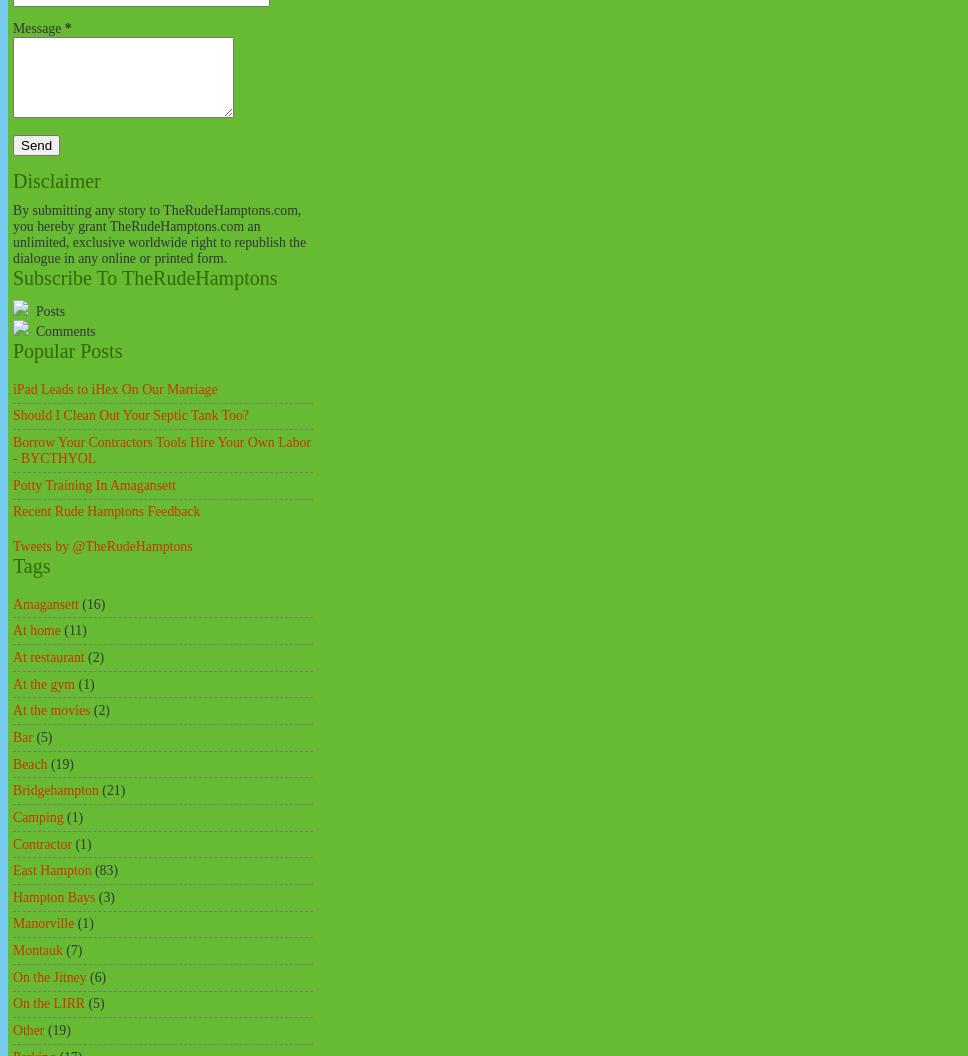  What do you see at coordinates (54, 789) in the screenshot?
I see `'Bridgehampton'` at bounding box center [54, 789].